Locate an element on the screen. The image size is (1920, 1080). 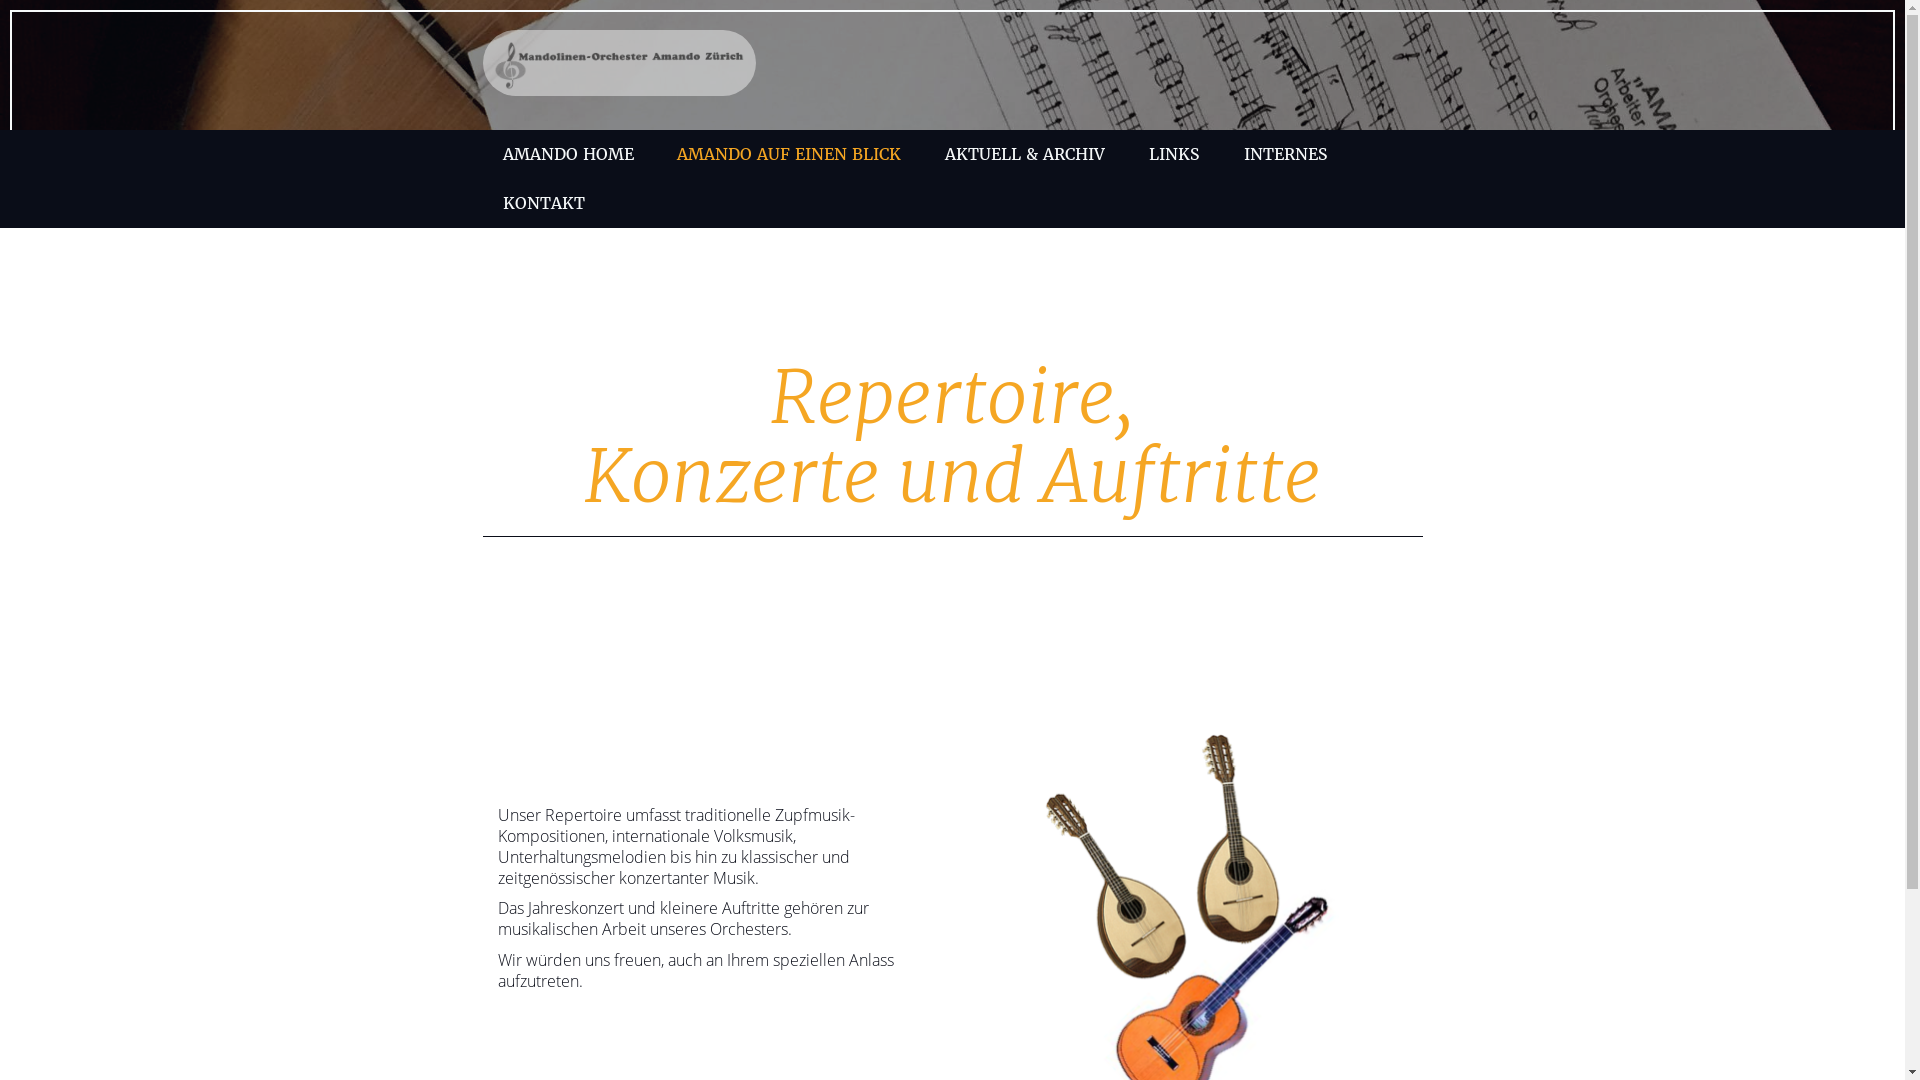
'INTERNES' is located at coordinates (1286, 153).